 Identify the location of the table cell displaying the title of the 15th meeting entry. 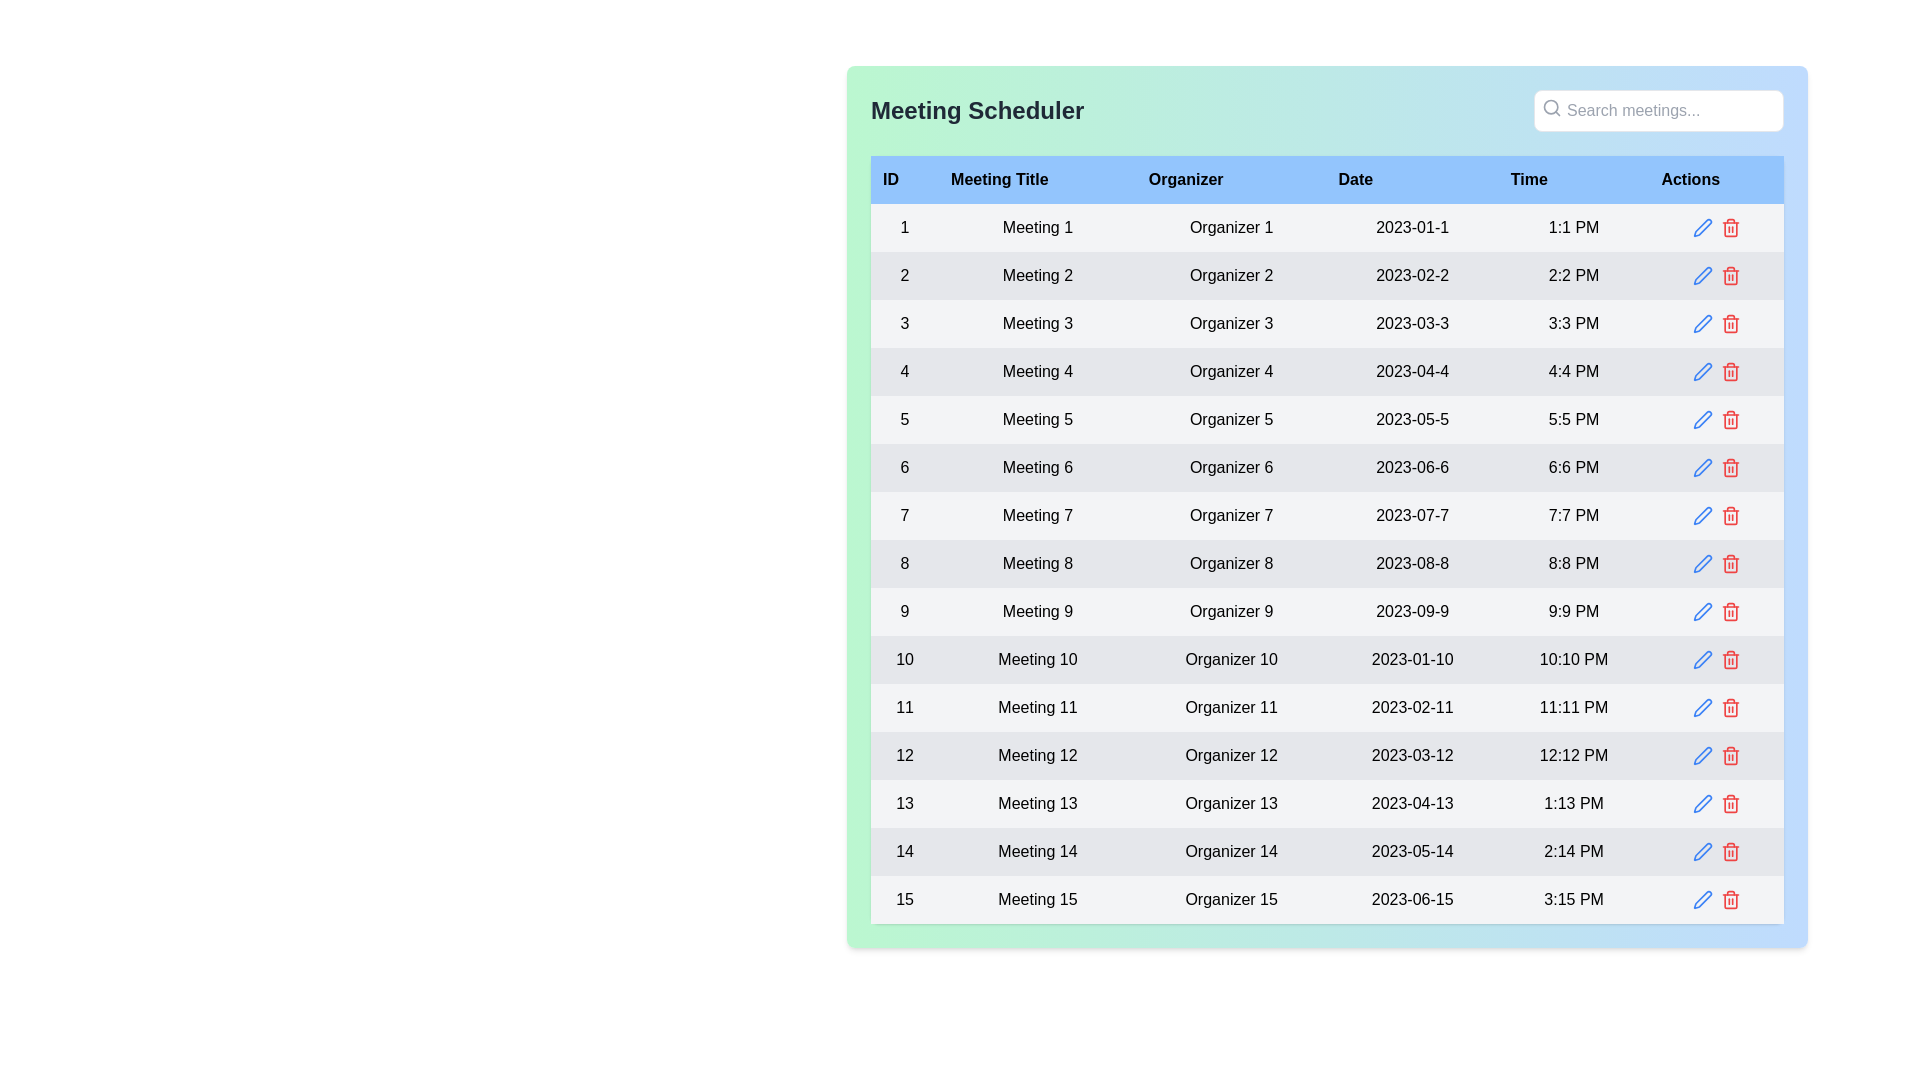
(1037, 898).